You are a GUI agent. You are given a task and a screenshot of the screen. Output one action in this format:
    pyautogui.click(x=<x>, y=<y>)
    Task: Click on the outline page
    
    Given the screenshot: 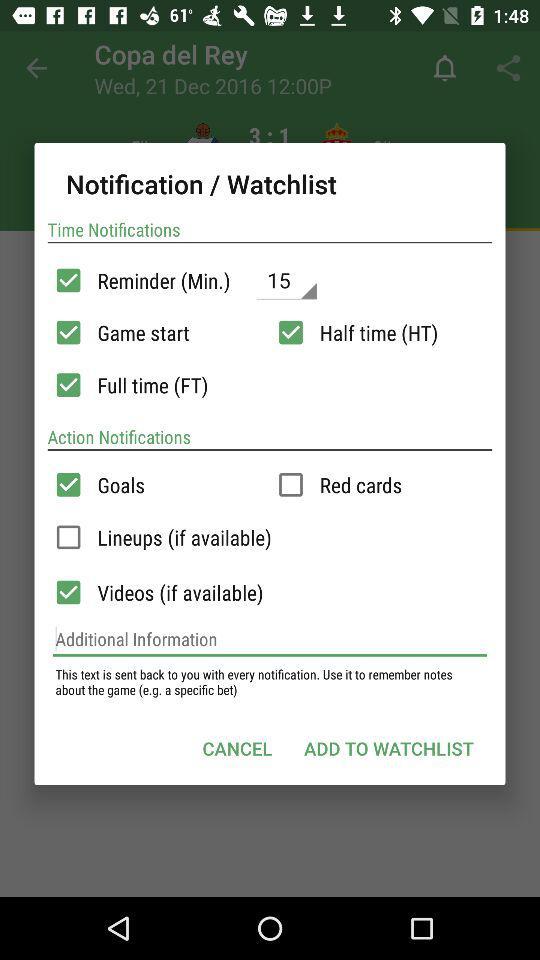 What is the action you would take?
    pyautogui.click(x=67, y=536)
    